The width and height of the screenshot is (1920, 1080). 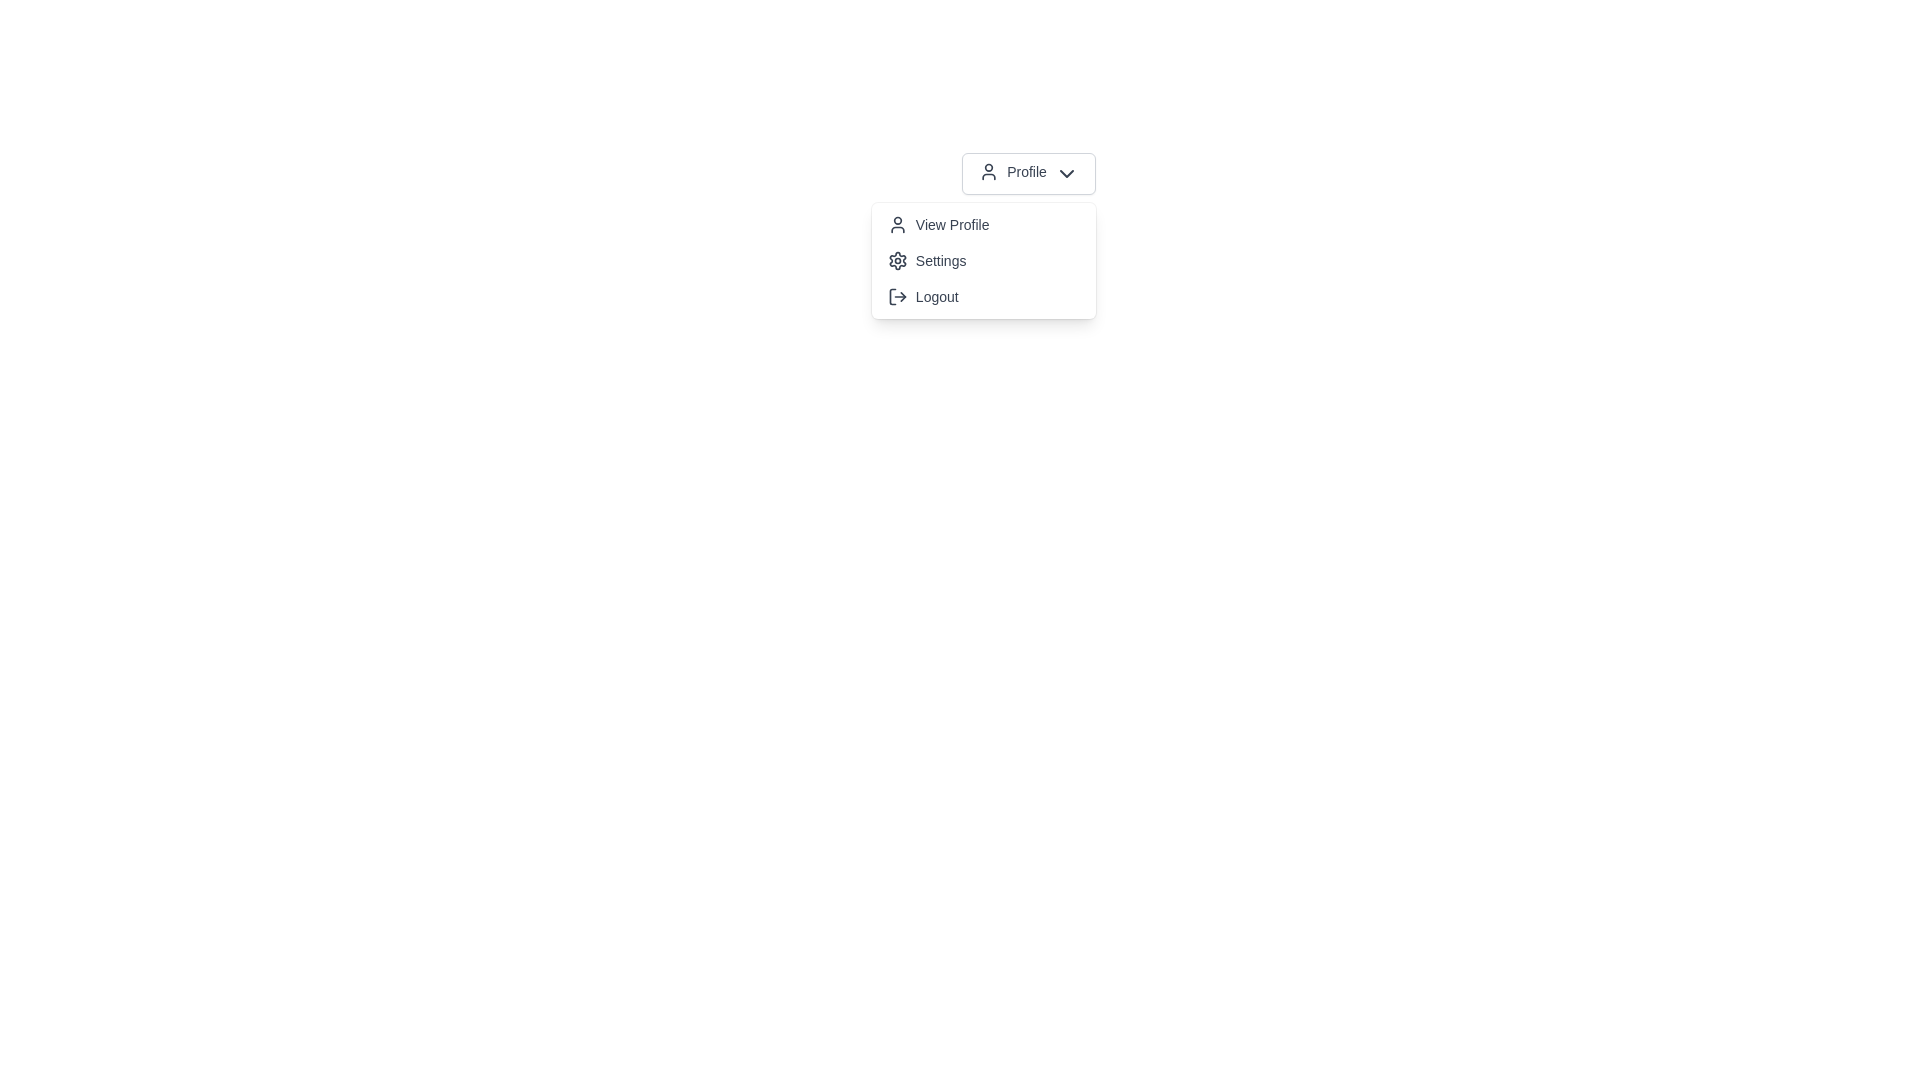 What do you see at coordinates (989, 171) in the screenshot?
I see `the profile icon located to the left of the 'Profile' text, which provides access to user account-related functionalities` at bounding box center [989, 171].